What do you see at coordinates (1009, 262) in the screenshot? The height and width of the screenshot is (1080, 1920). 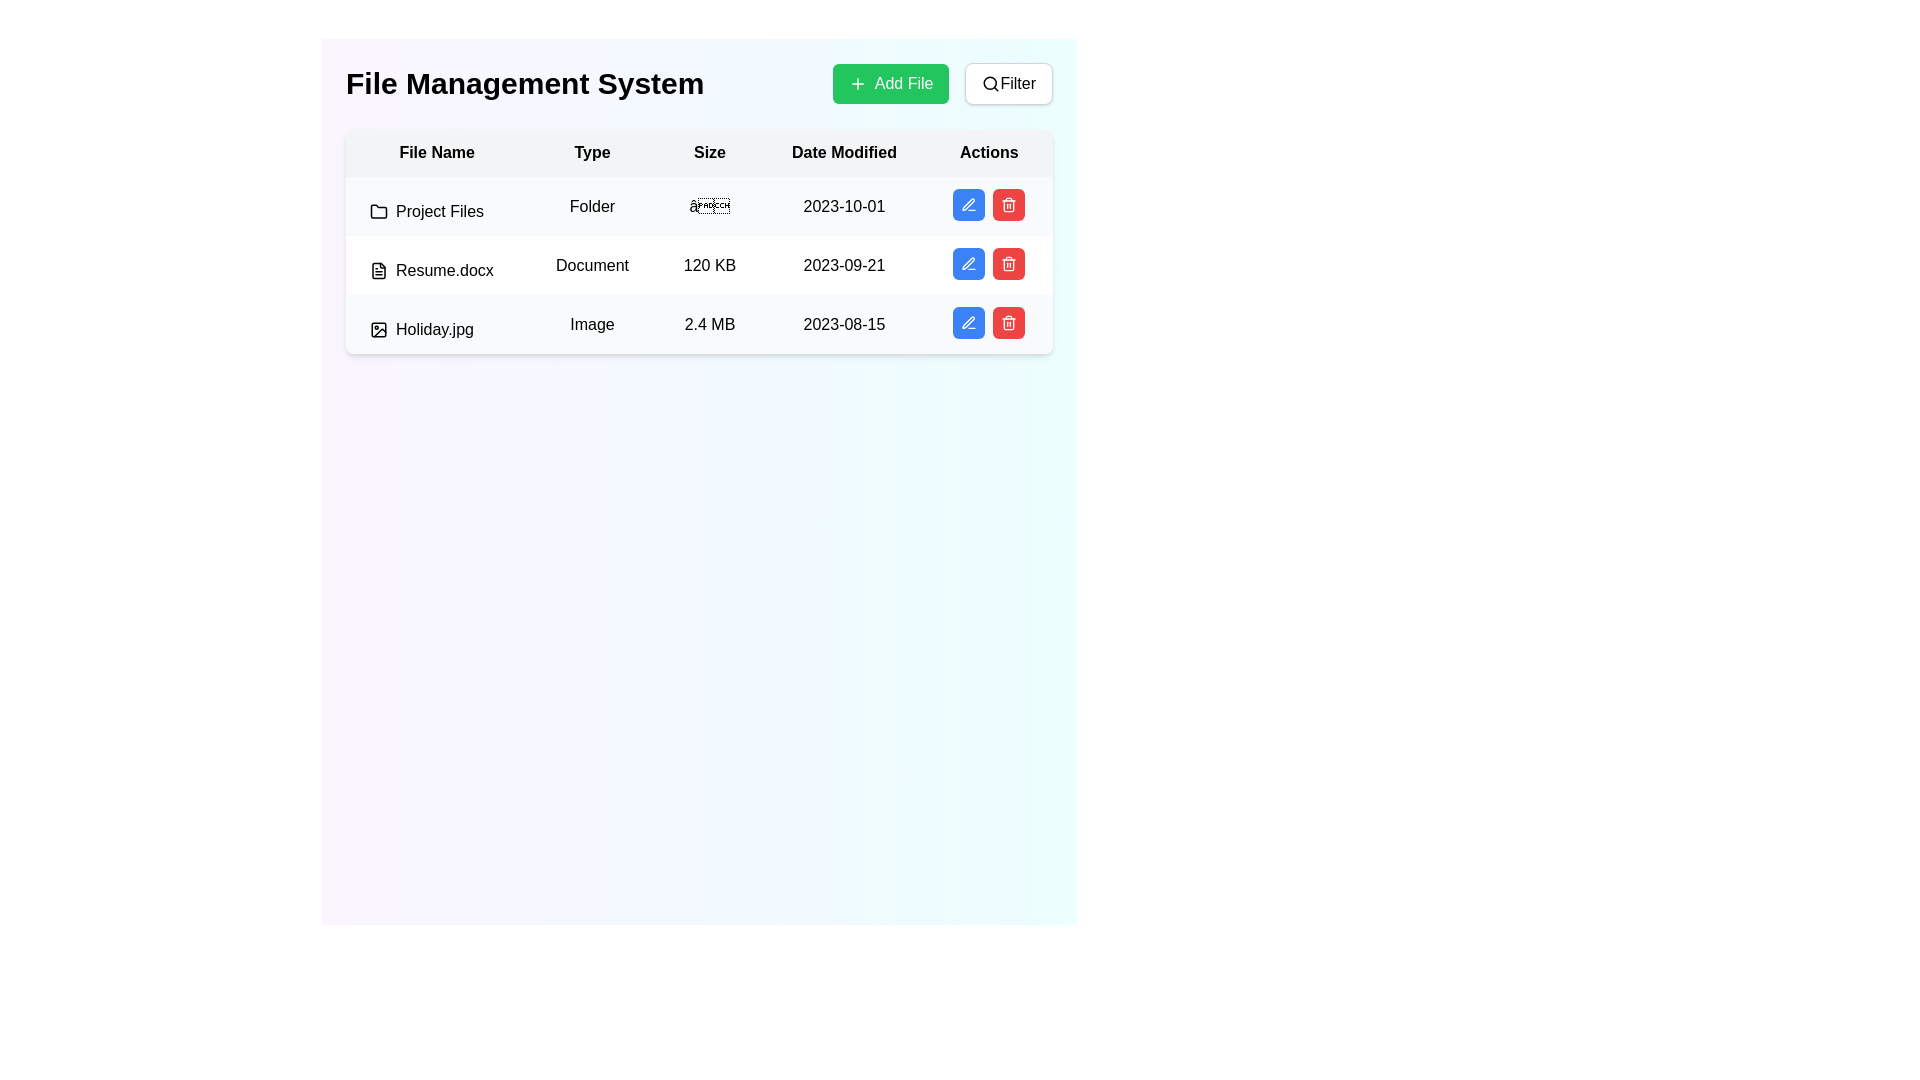 I see `the trash can icon button located in the last column of the second row under the 'Actions' column` at bounding box center [1009, 262].